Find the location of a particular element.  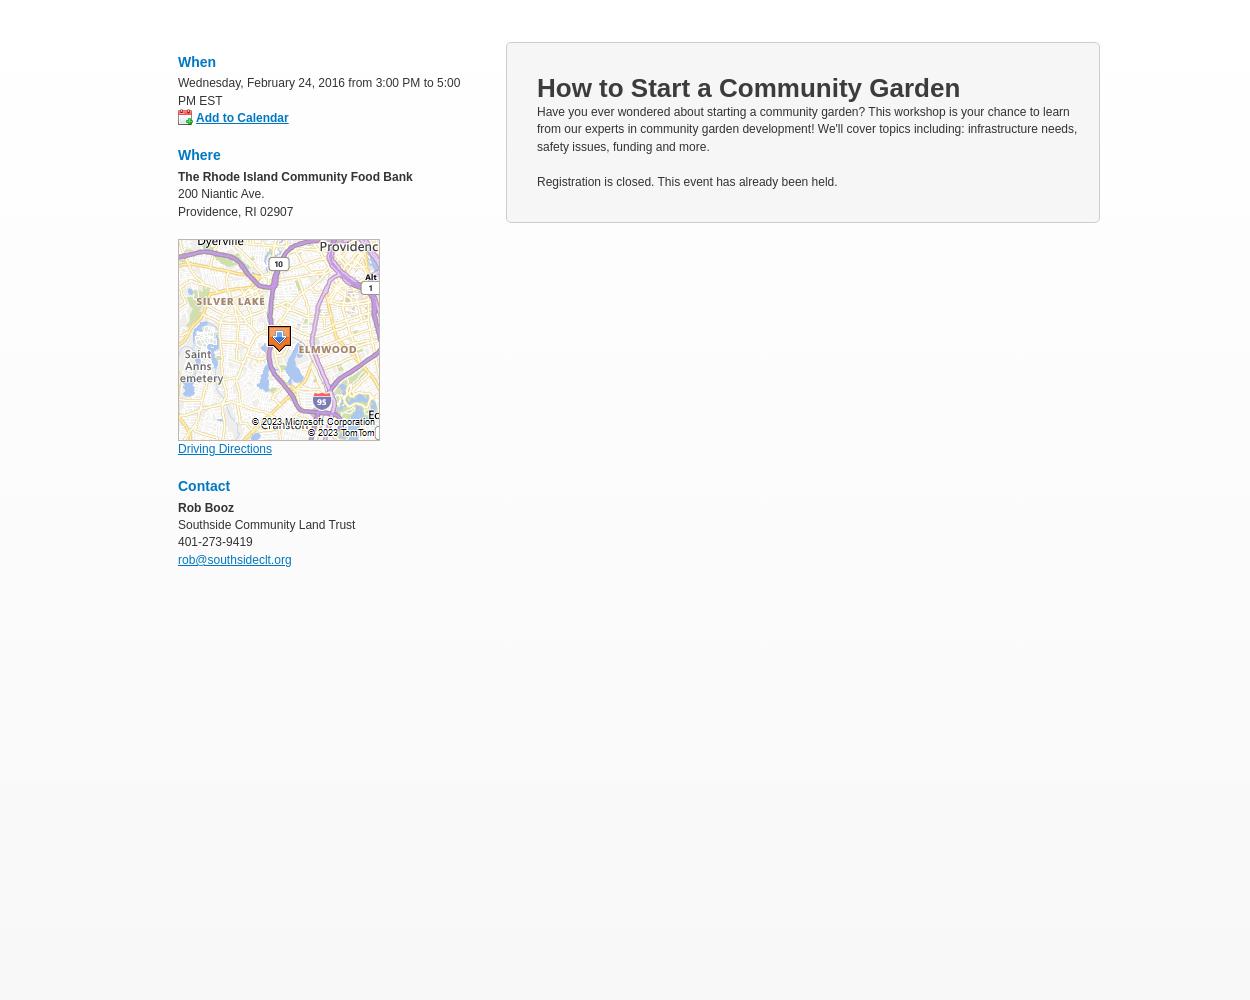

'Driving Directions' is located at coordinates (224, 447).